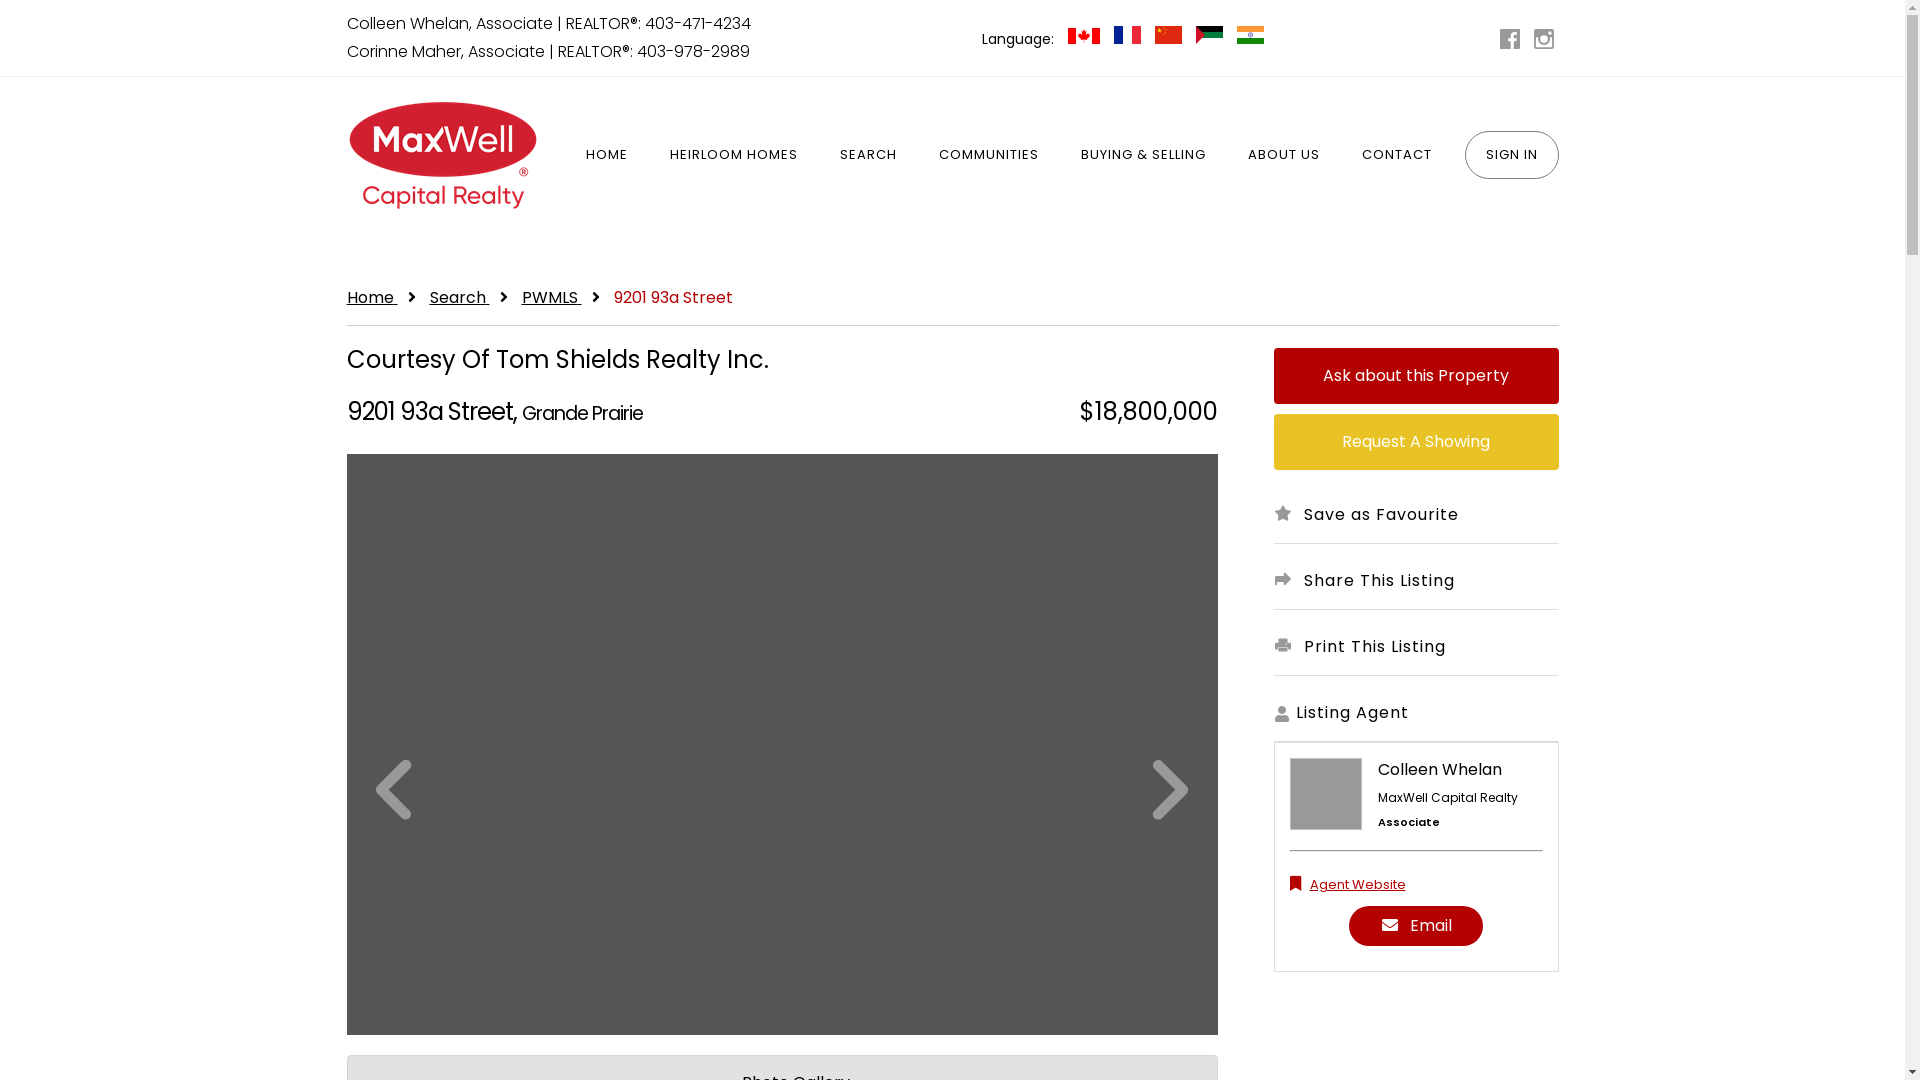 The width and height of the screenshot is (1920, 1080). I want to click on 'English Canadian', so click(1084, 37).